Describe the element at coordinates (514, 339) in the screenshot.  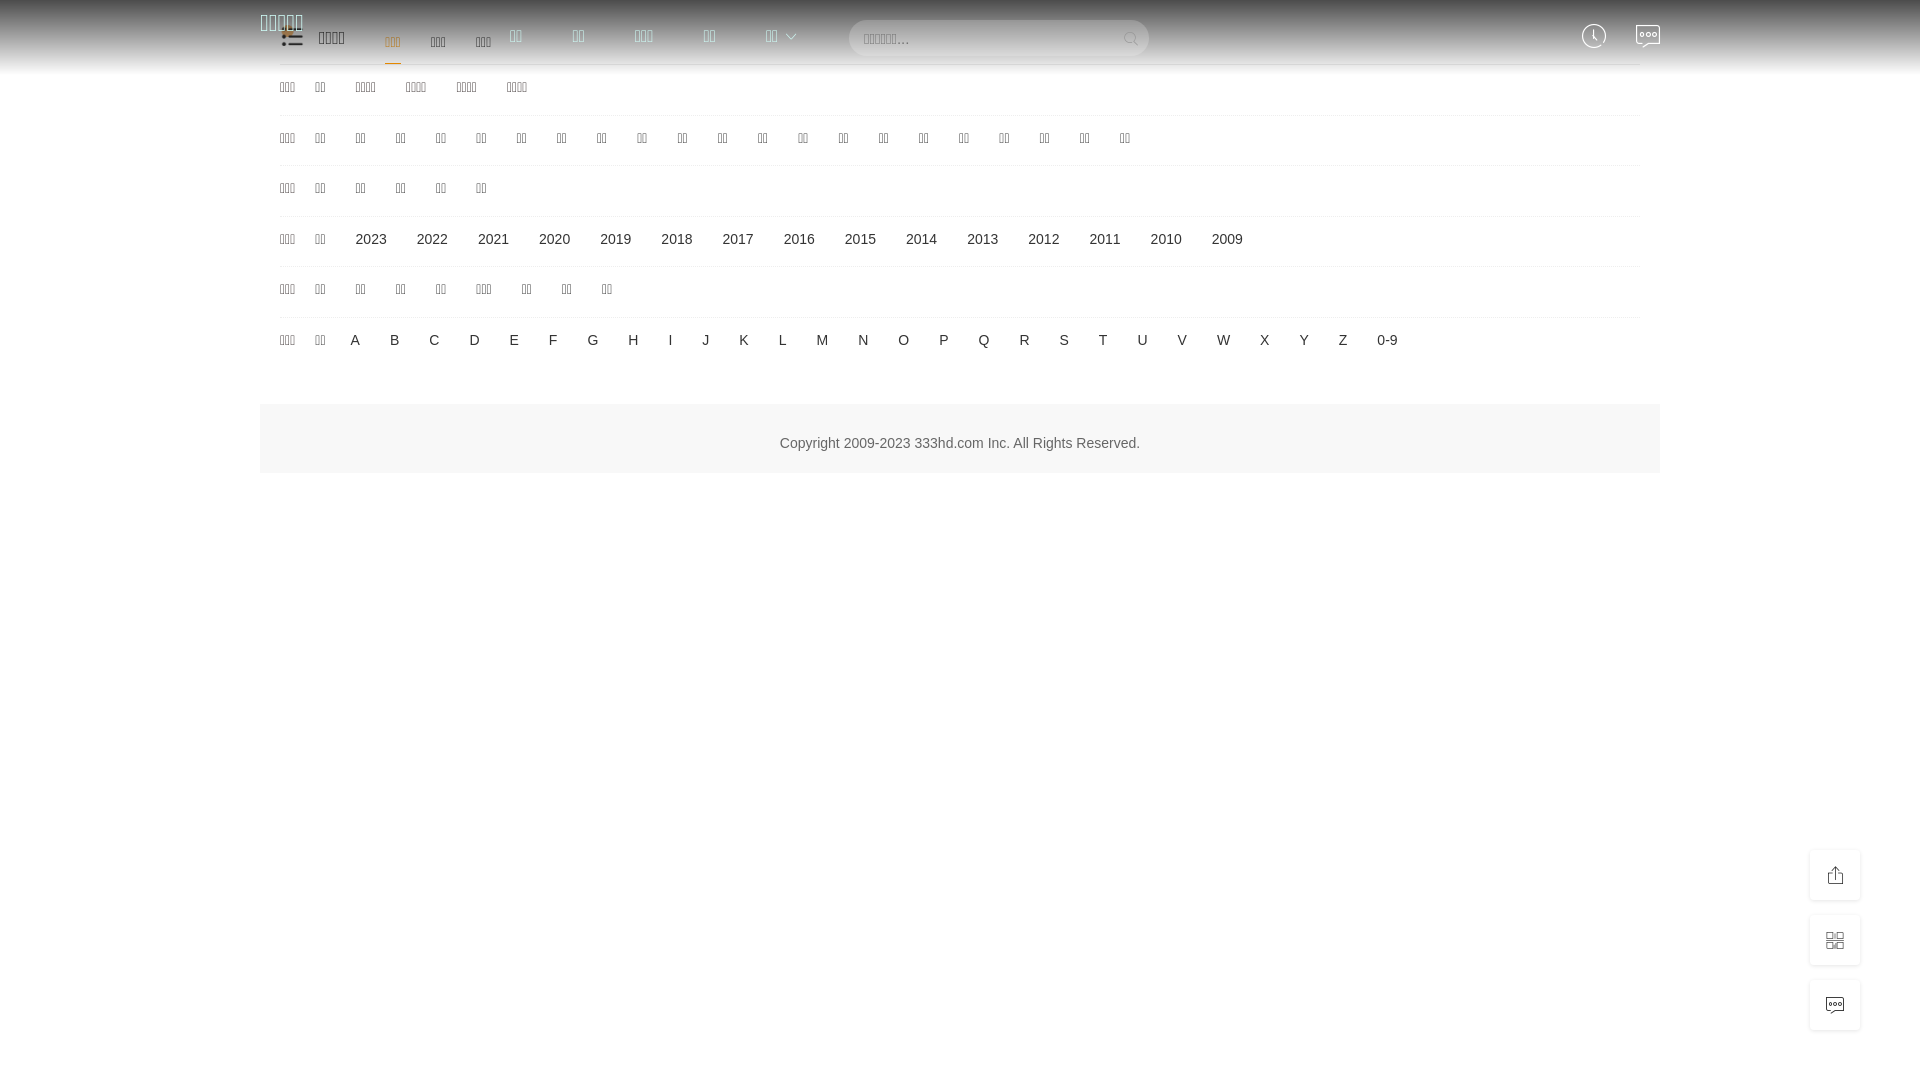
I see `'E'` at that location.